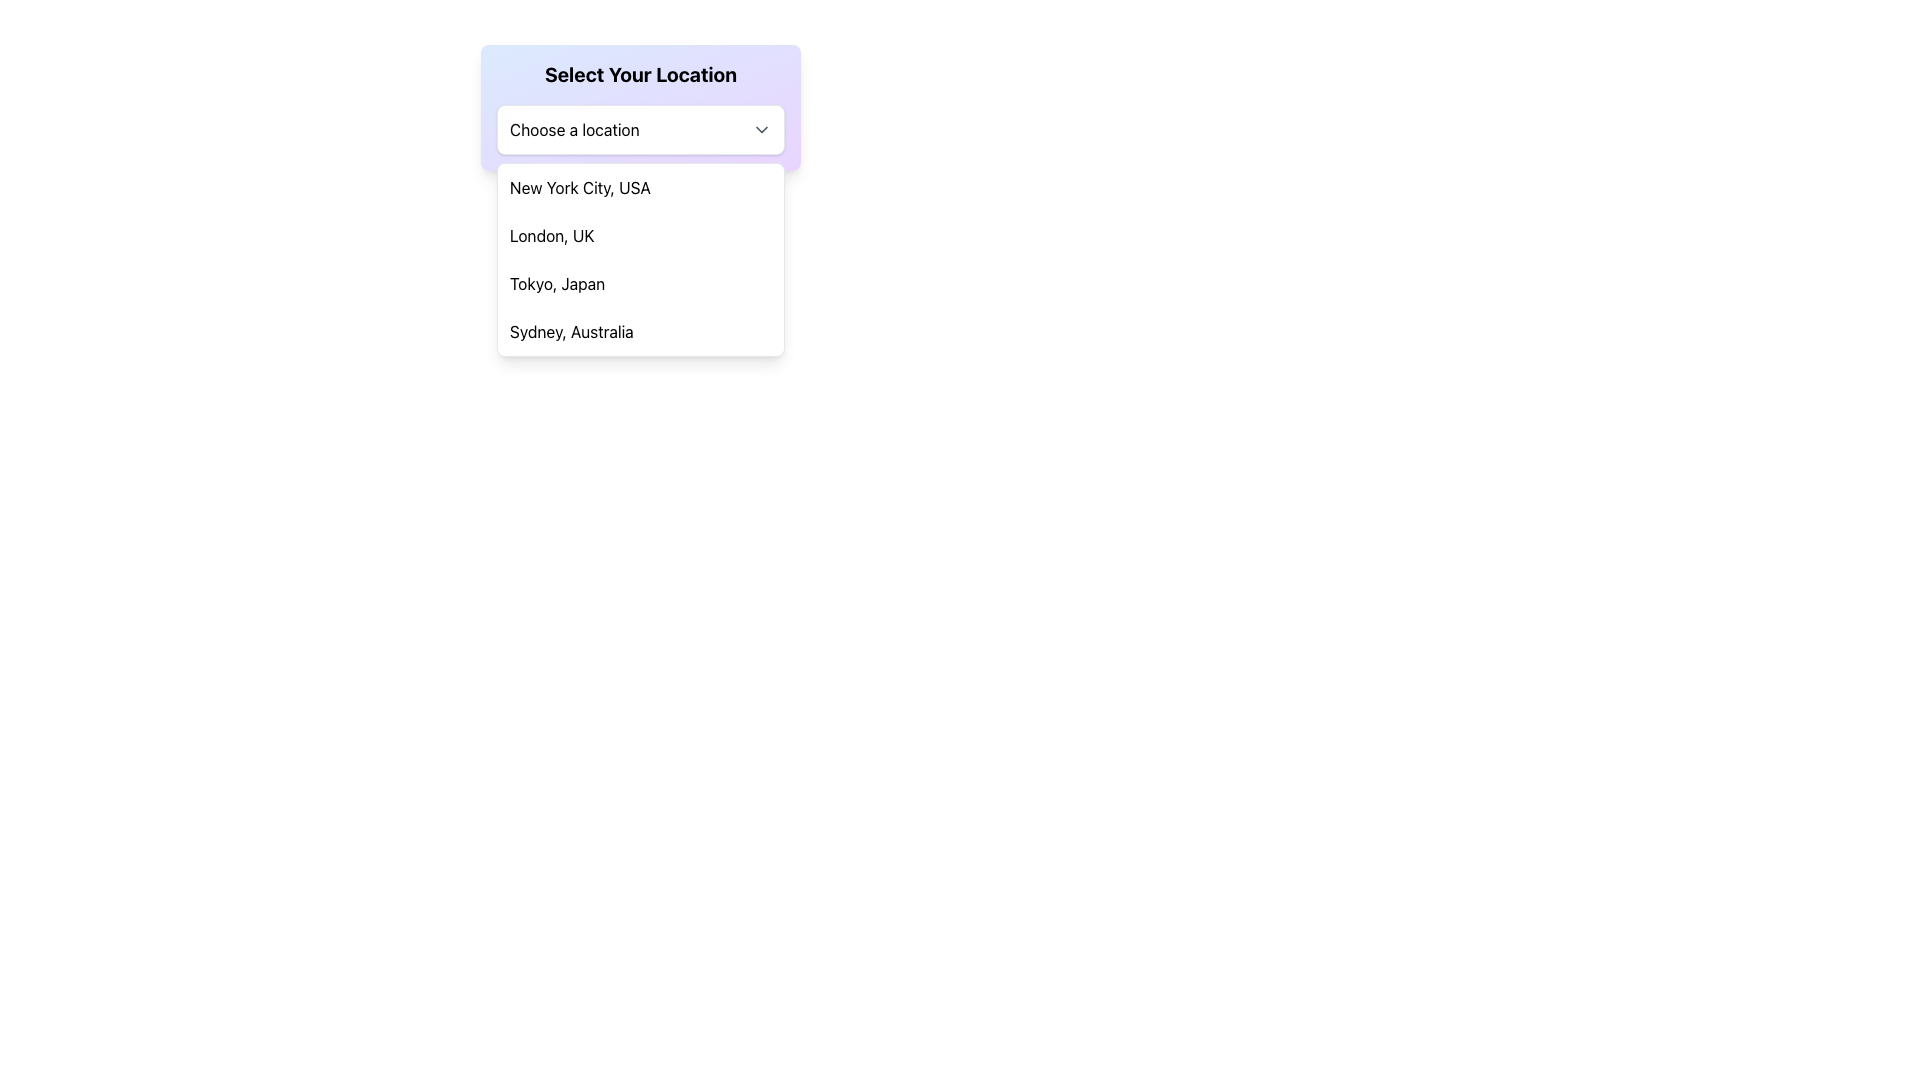  Describe the element at coordinates (641, 188) in the screenshot. I see `the first interactive list item that reads 'New York City, USA' in the dropdown selection menu` at that location.